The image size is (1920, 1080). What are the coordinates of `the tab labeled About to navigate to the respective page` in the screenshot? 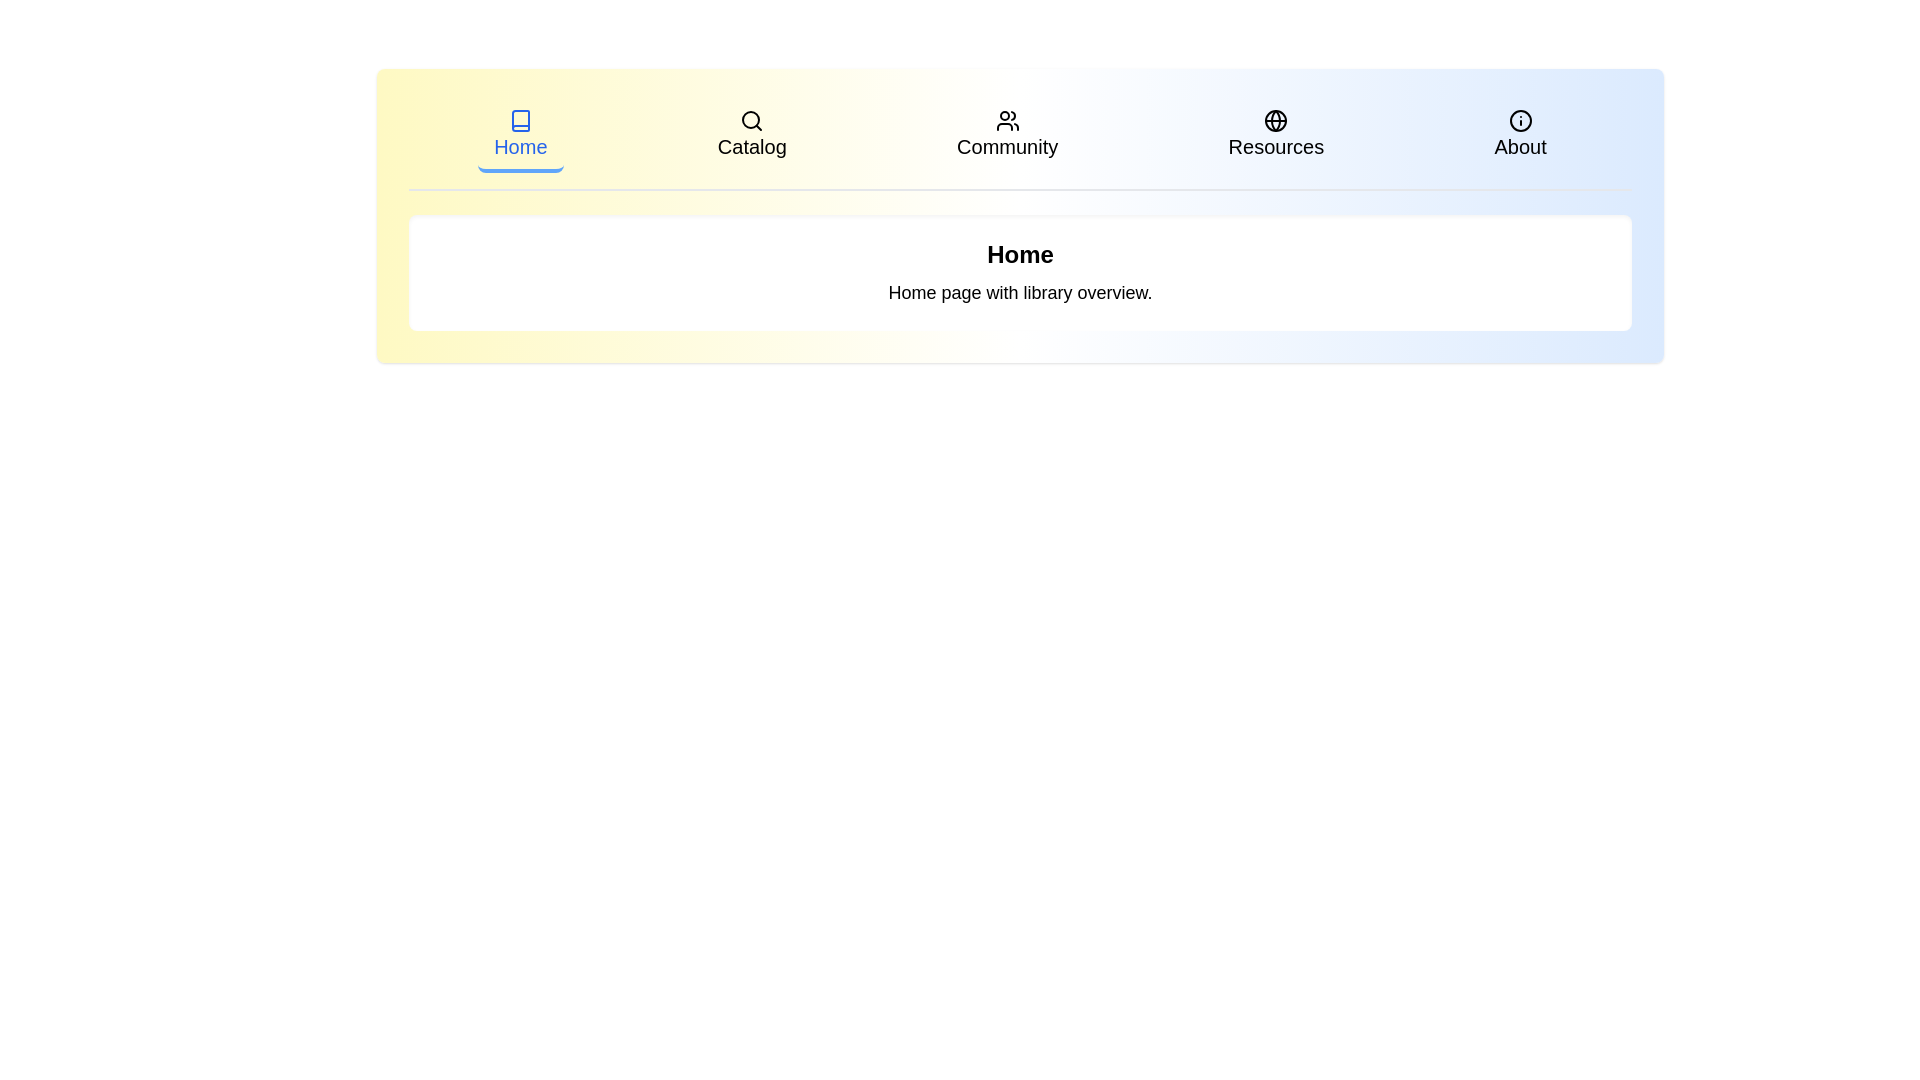 It's located at (1520, 136).